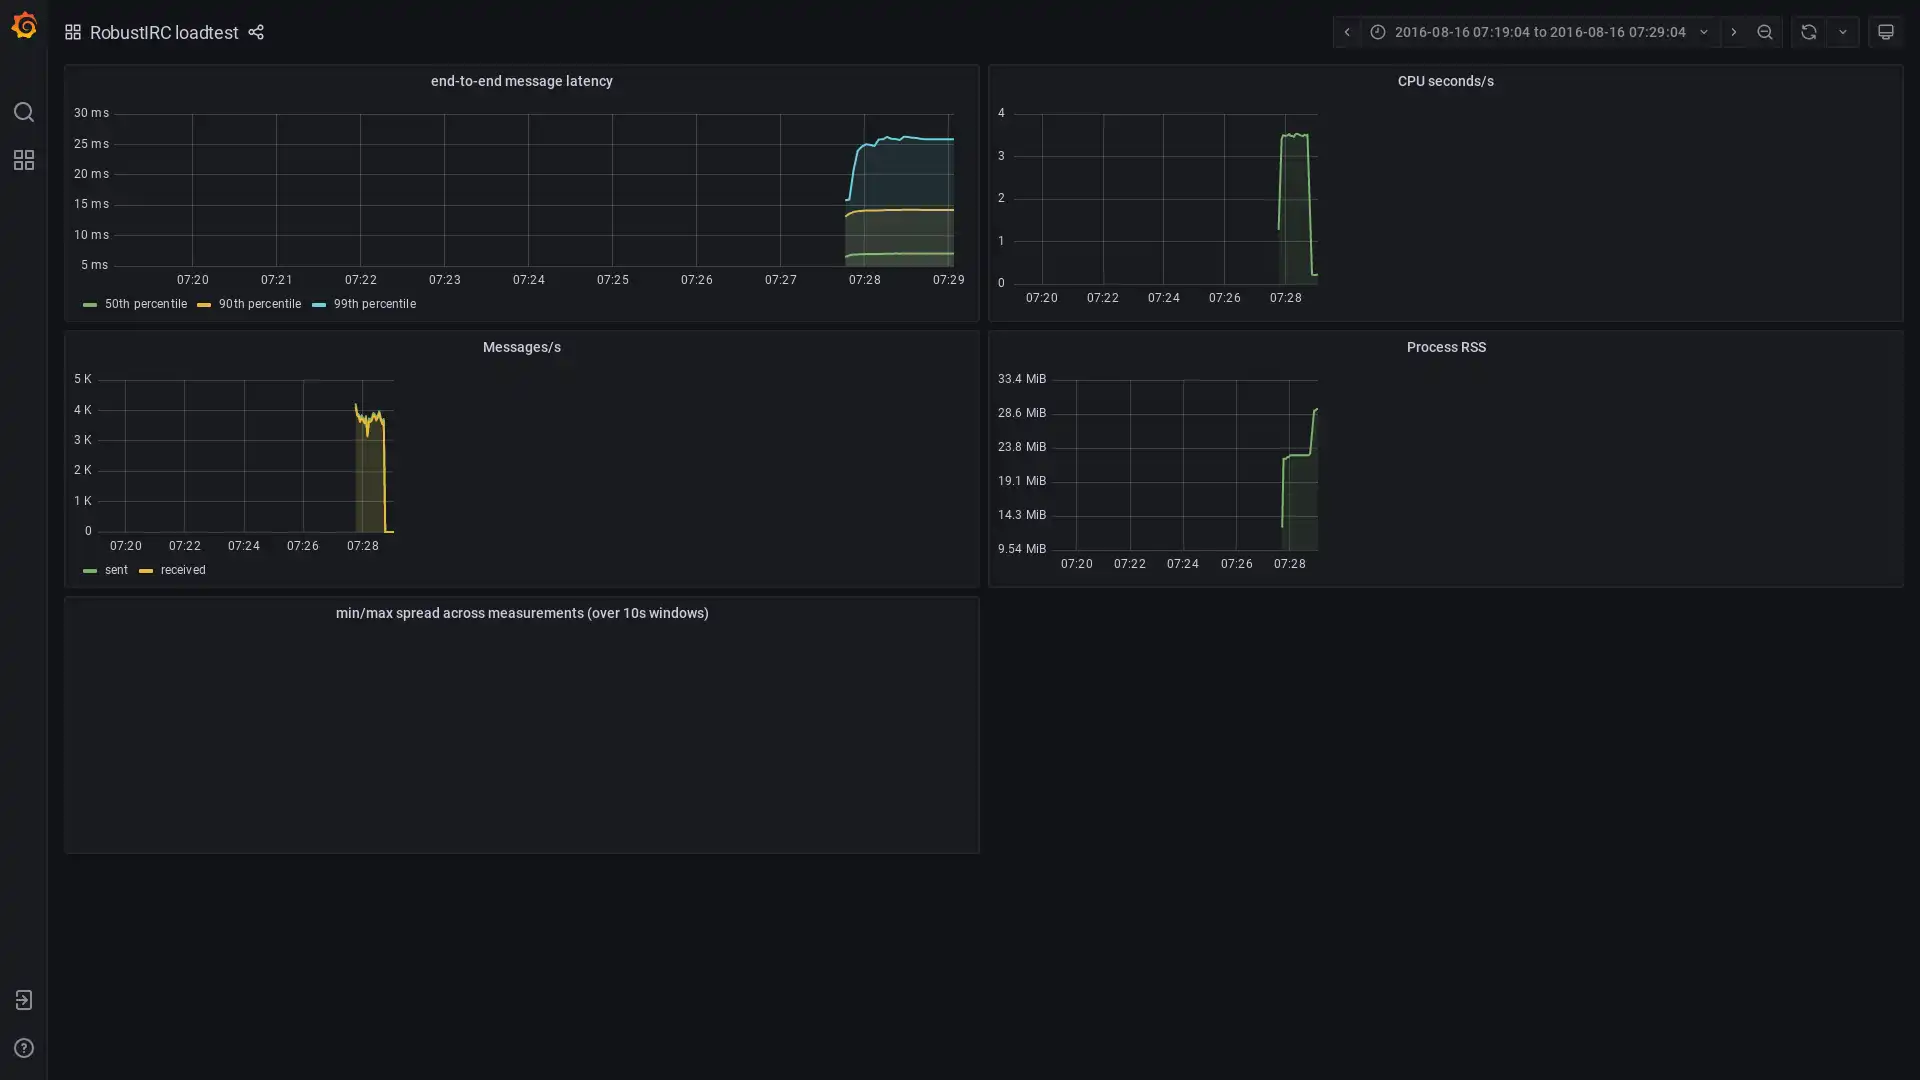 The image size is (1920, 1080). Describe the element at coordinates (1765, 31) in the screenshot. I see `Zoom out time range` at that location.